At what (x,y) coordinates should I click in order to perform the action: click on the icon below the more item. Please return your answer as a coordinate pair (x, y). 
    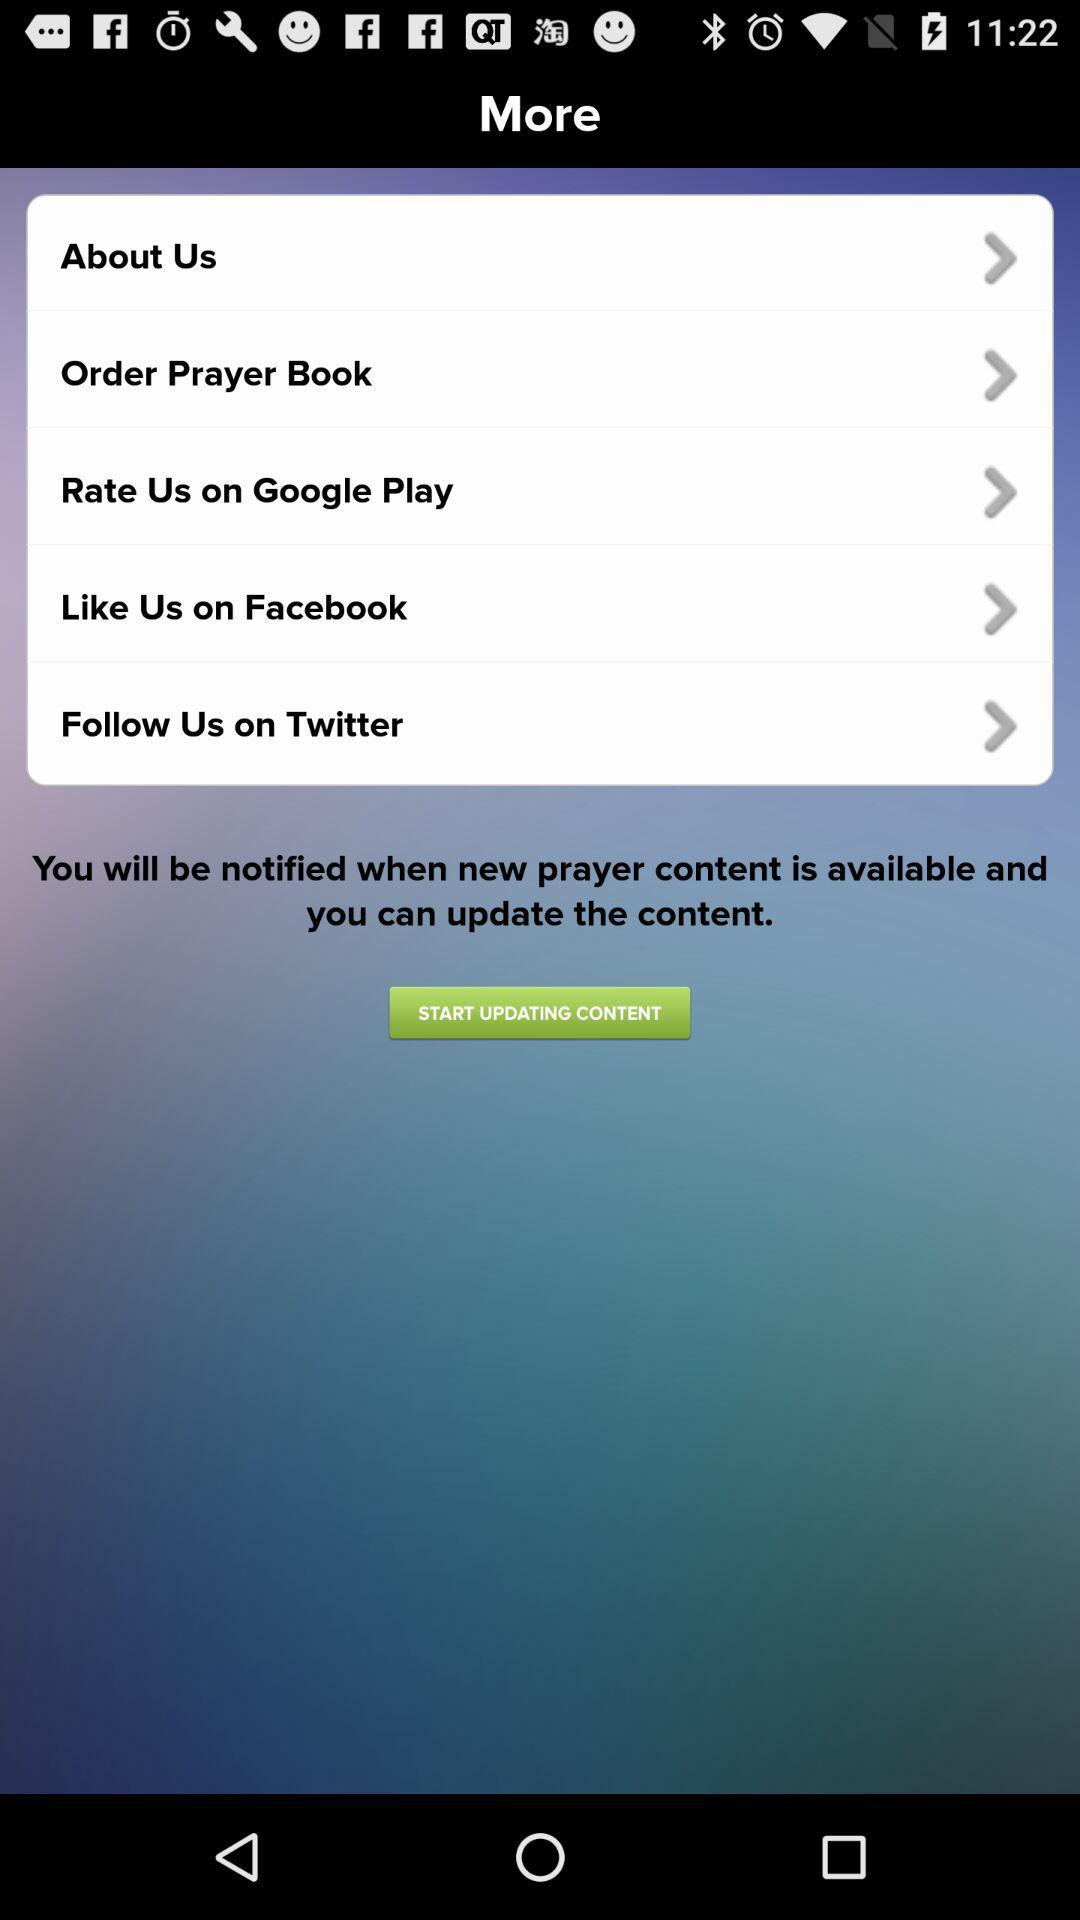
    Looking at the image, I should click on (540, 256).